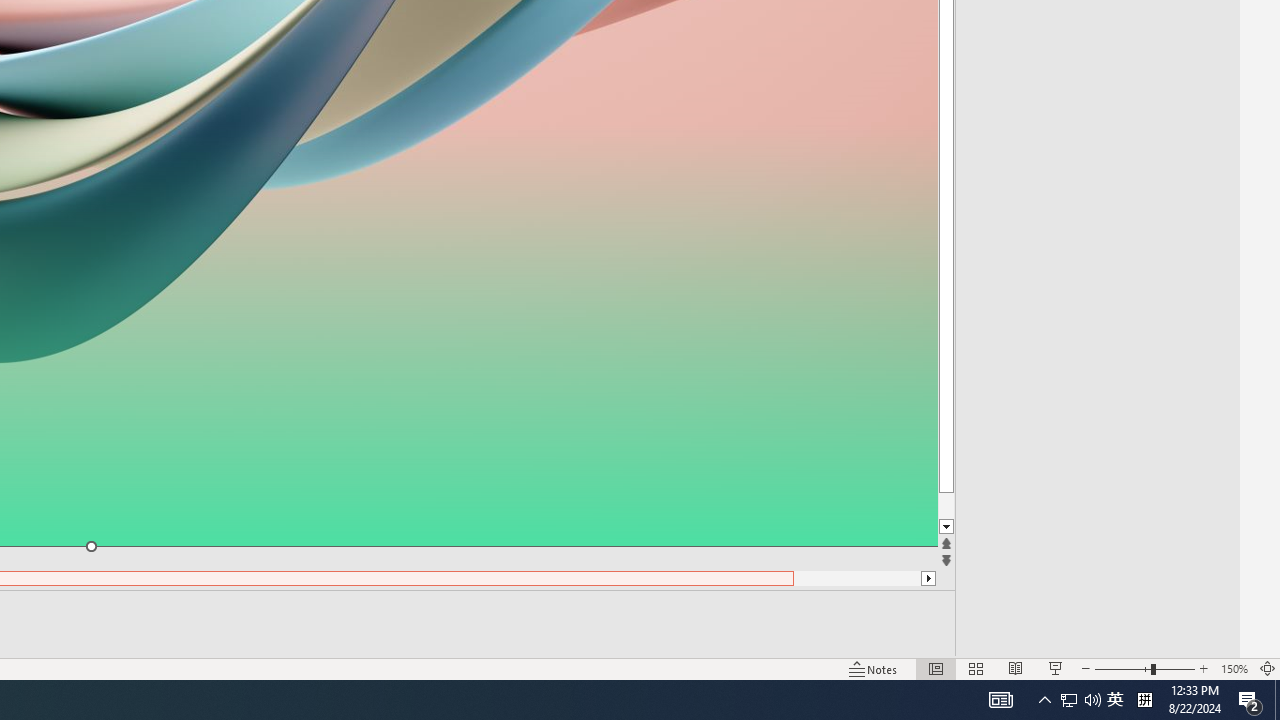 This screenshot has width=1280, height=720. Describe the element at coordinates (1233, 669) in the screenshot. I see `'Zoom 150%'` at that location.